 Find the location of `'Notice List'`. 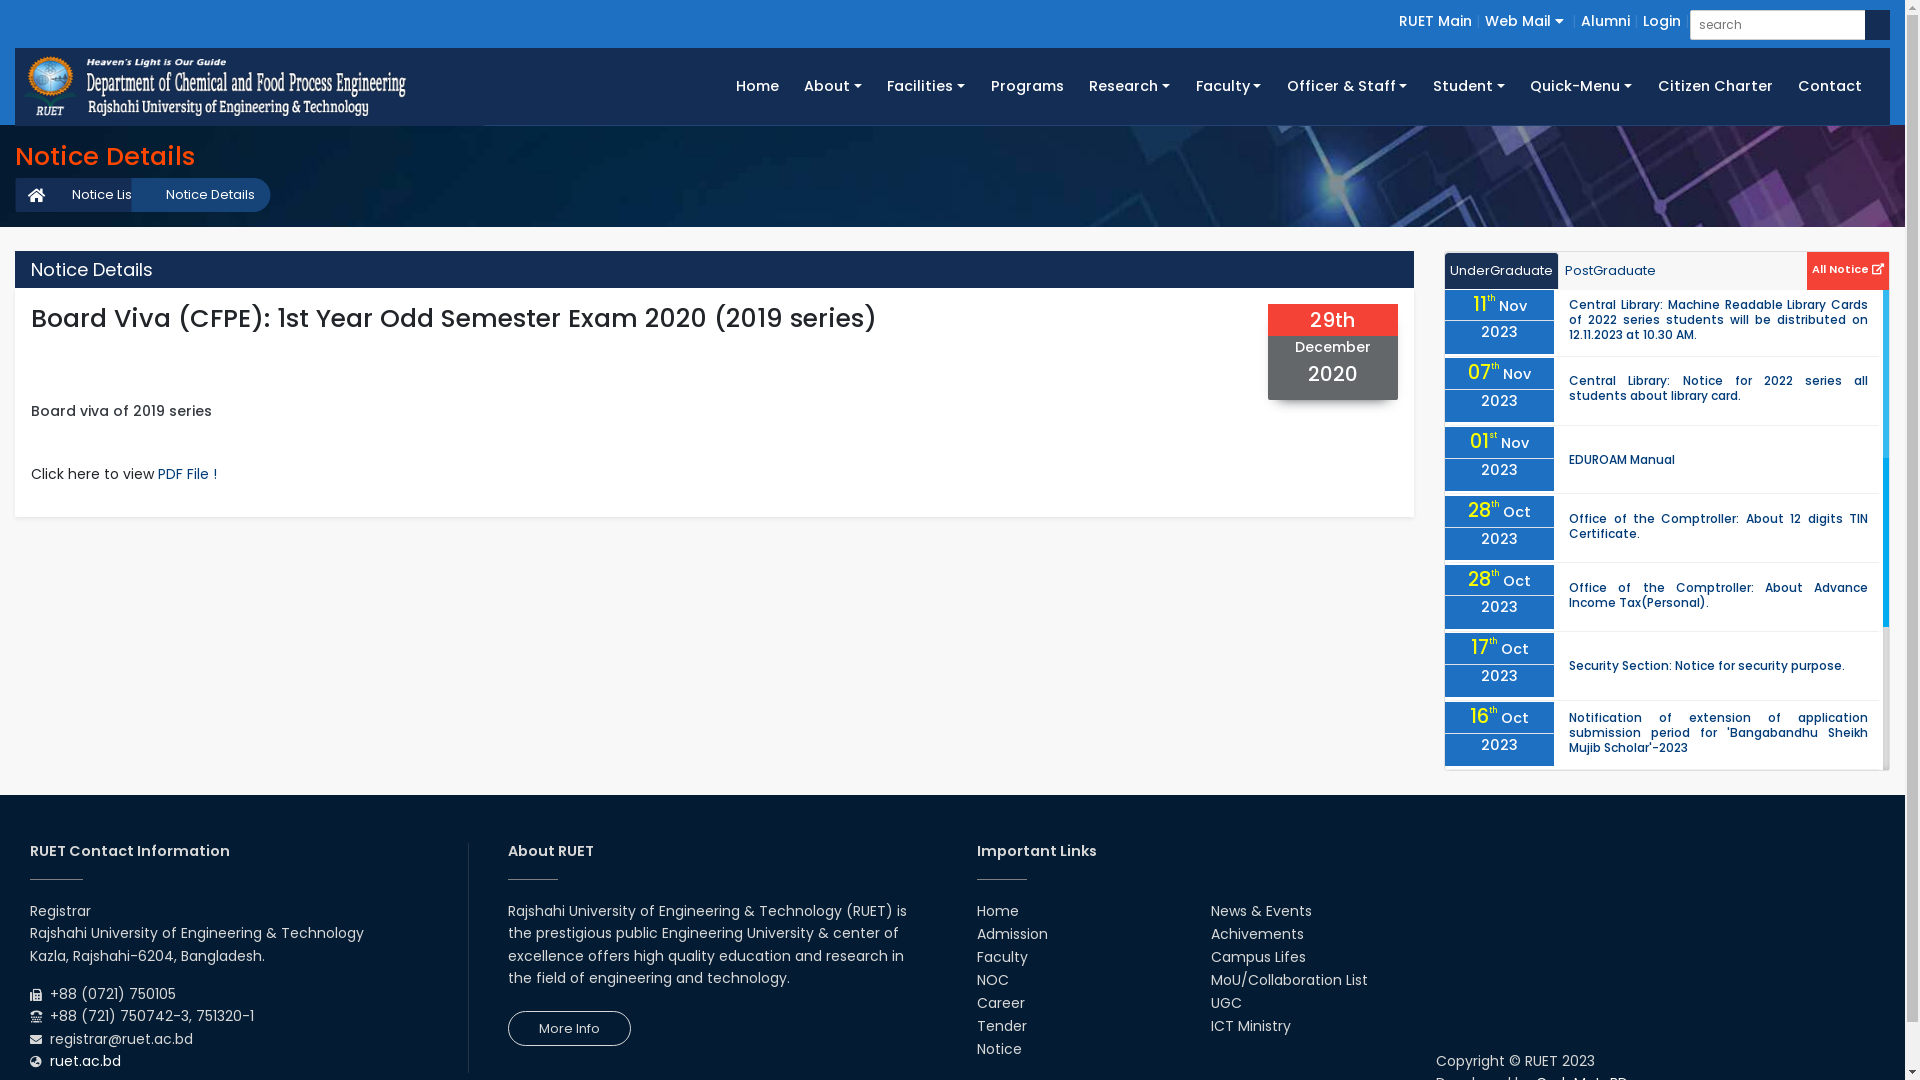

'Notice List' is located at coordinates (93, 195).